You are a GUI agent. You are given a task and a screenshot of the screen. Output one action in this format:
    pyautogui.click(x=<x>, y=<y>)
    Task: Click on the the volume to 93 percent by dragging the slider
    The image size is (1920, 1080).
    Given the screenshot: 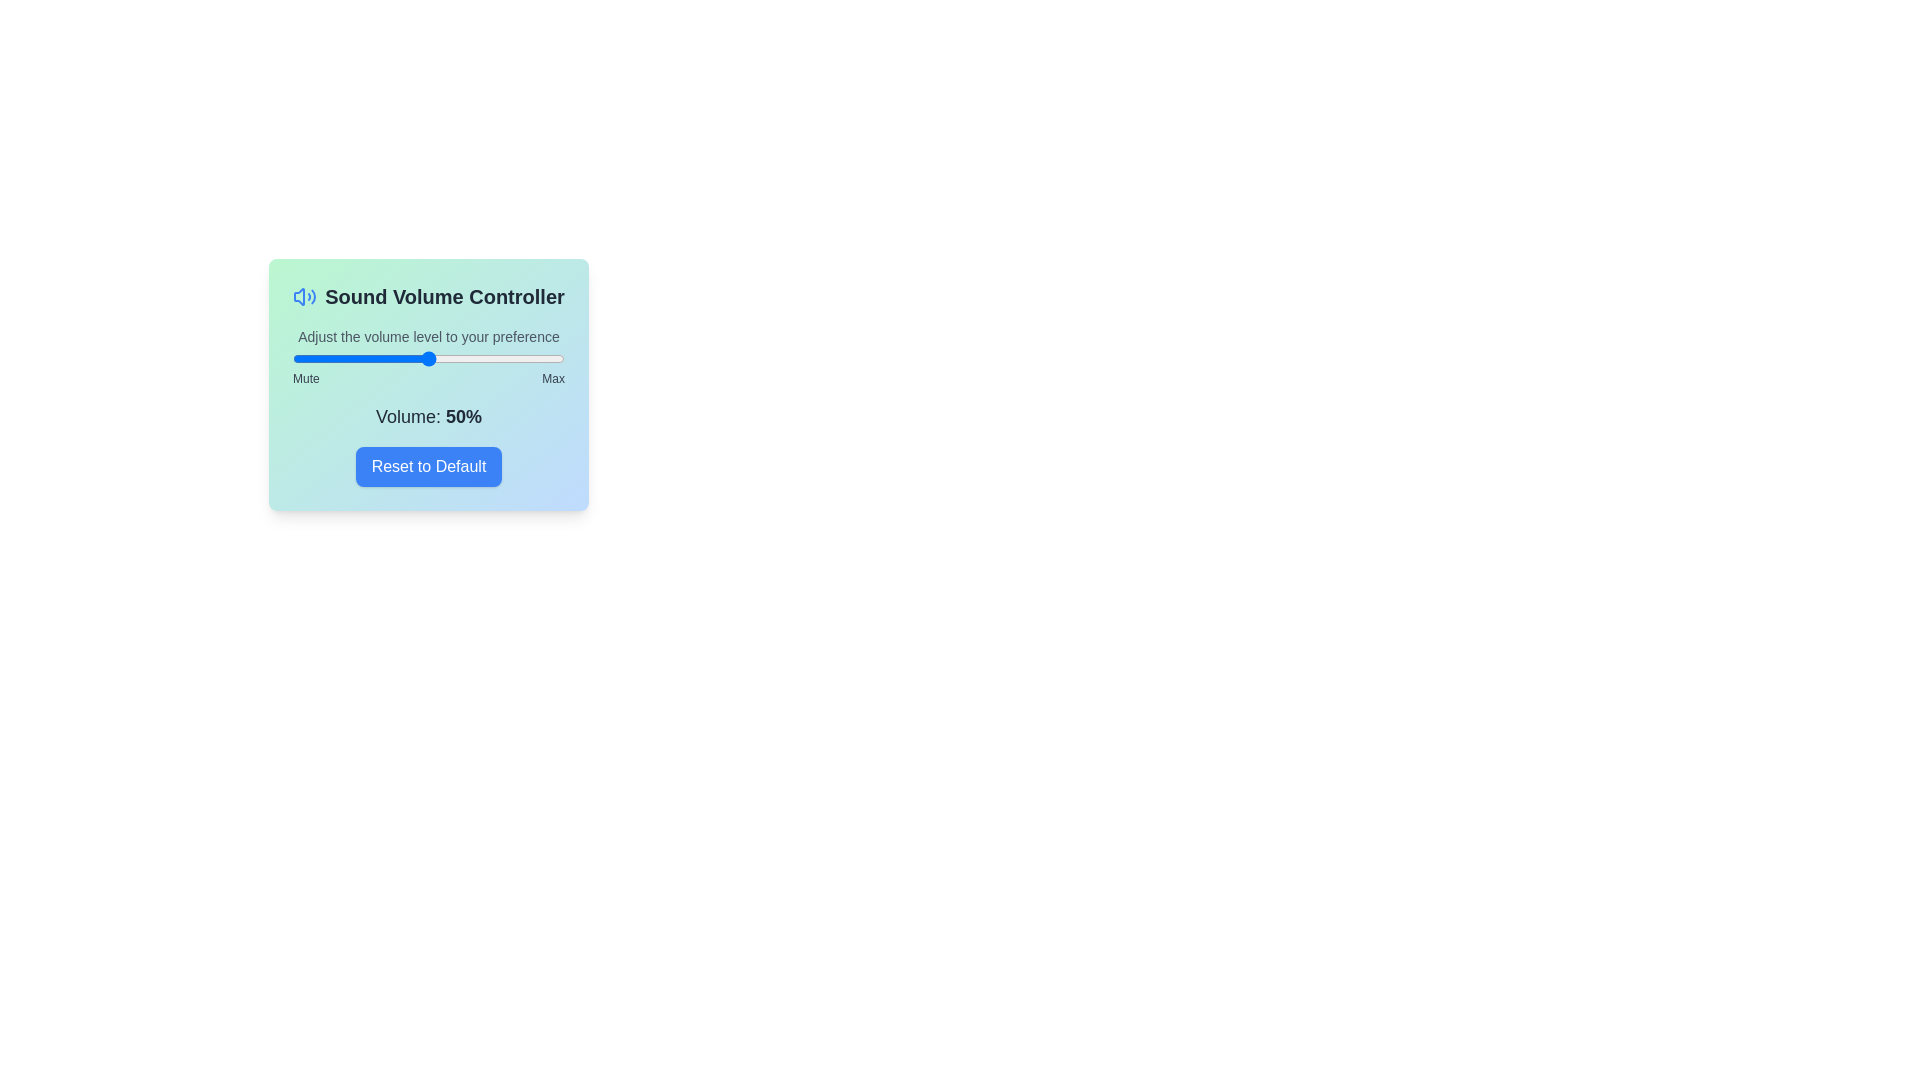 What is the action you would take?
    pyautogui.click(x=546, y=357)
    